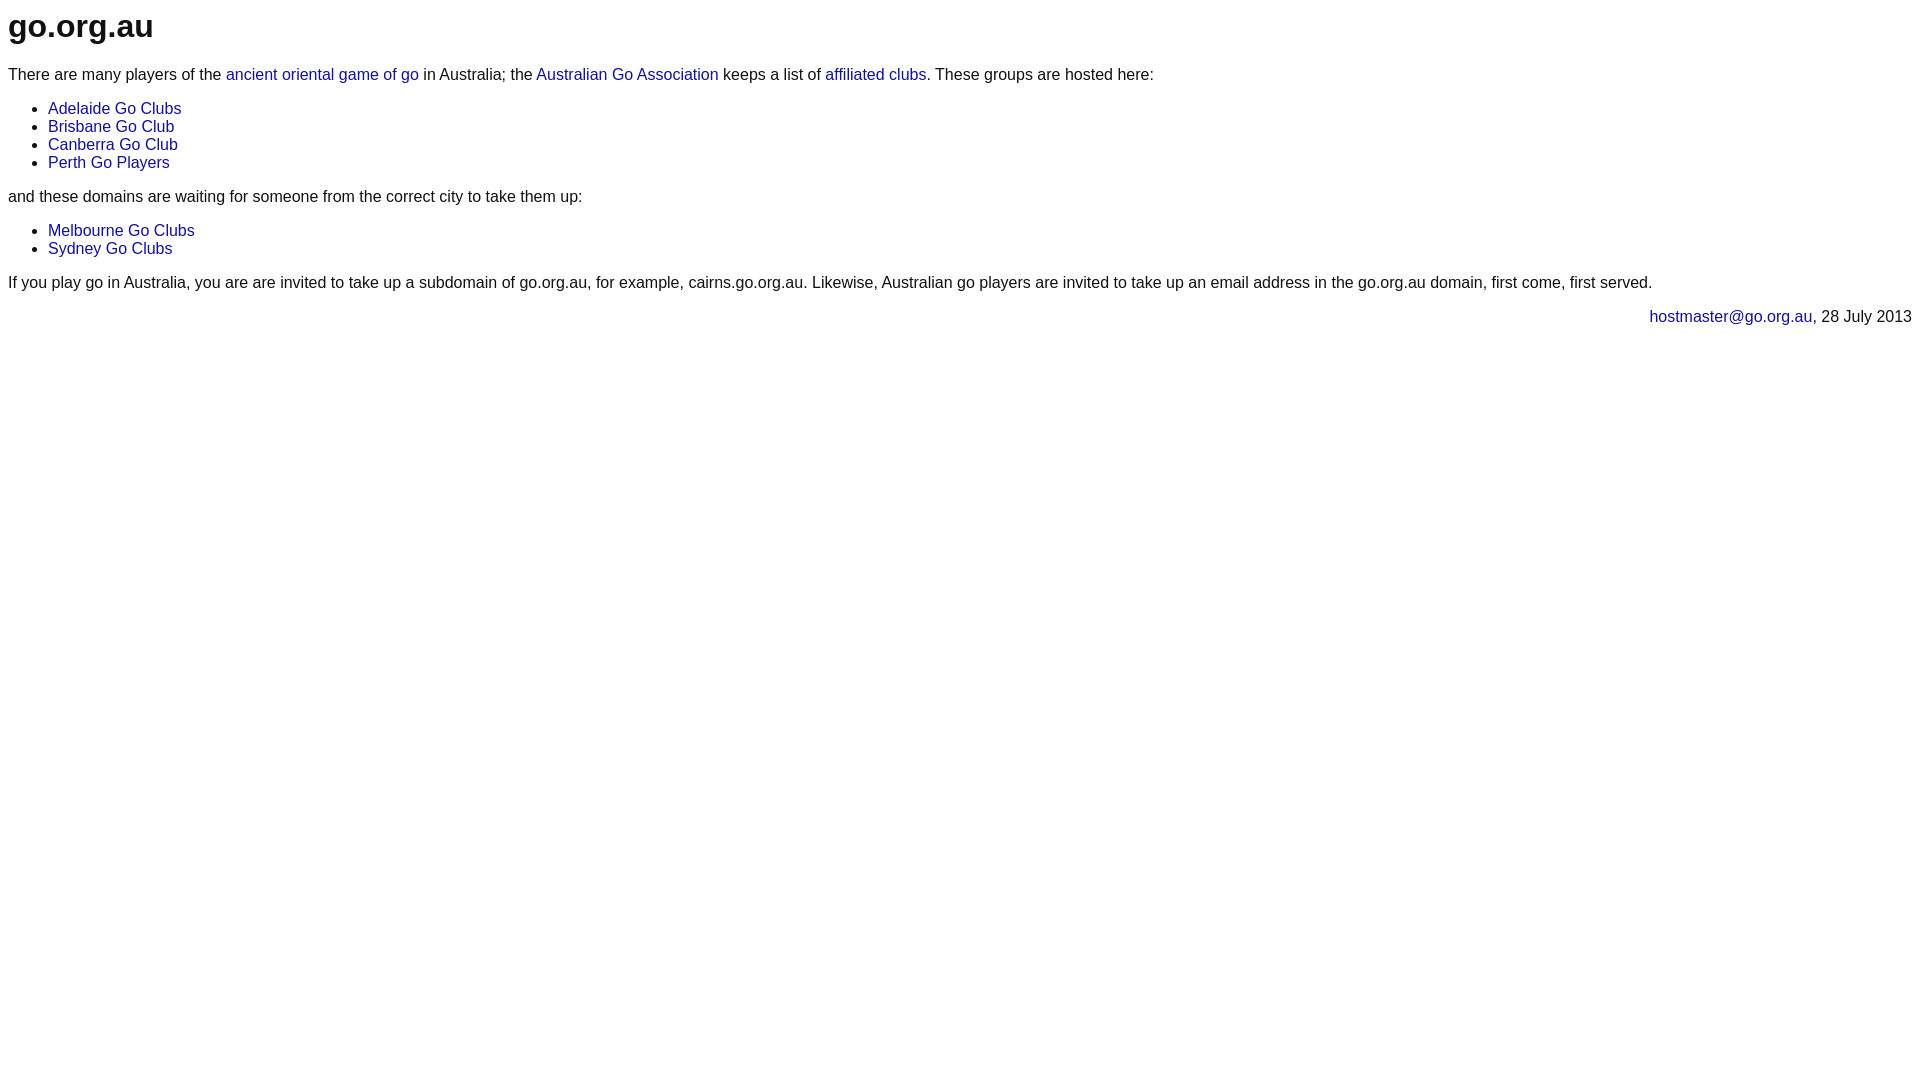  Describe the element at coordinates (113, 108) in the screenshot. I see `'Adelaide Go Clubs'` at that location.